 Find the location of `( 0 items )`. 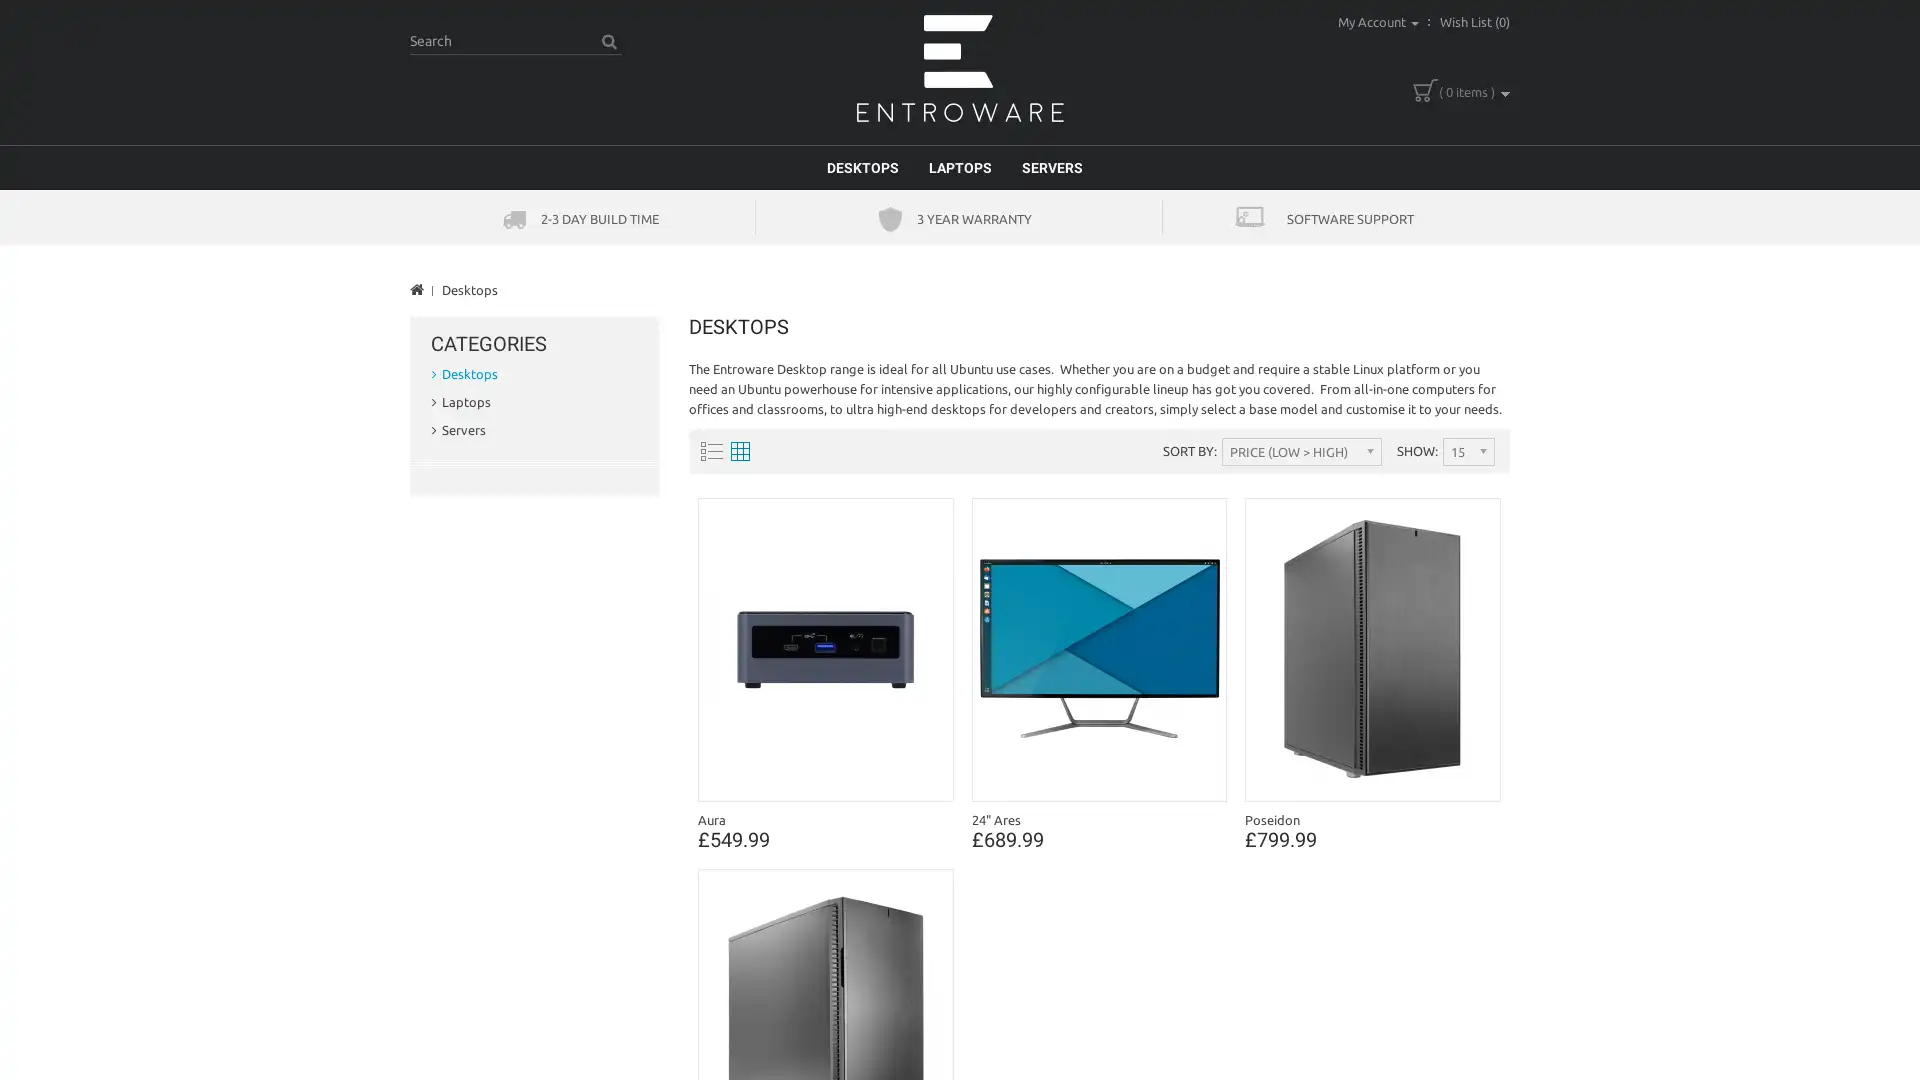

( 0 items ) is located at coordinates (1461, 91).